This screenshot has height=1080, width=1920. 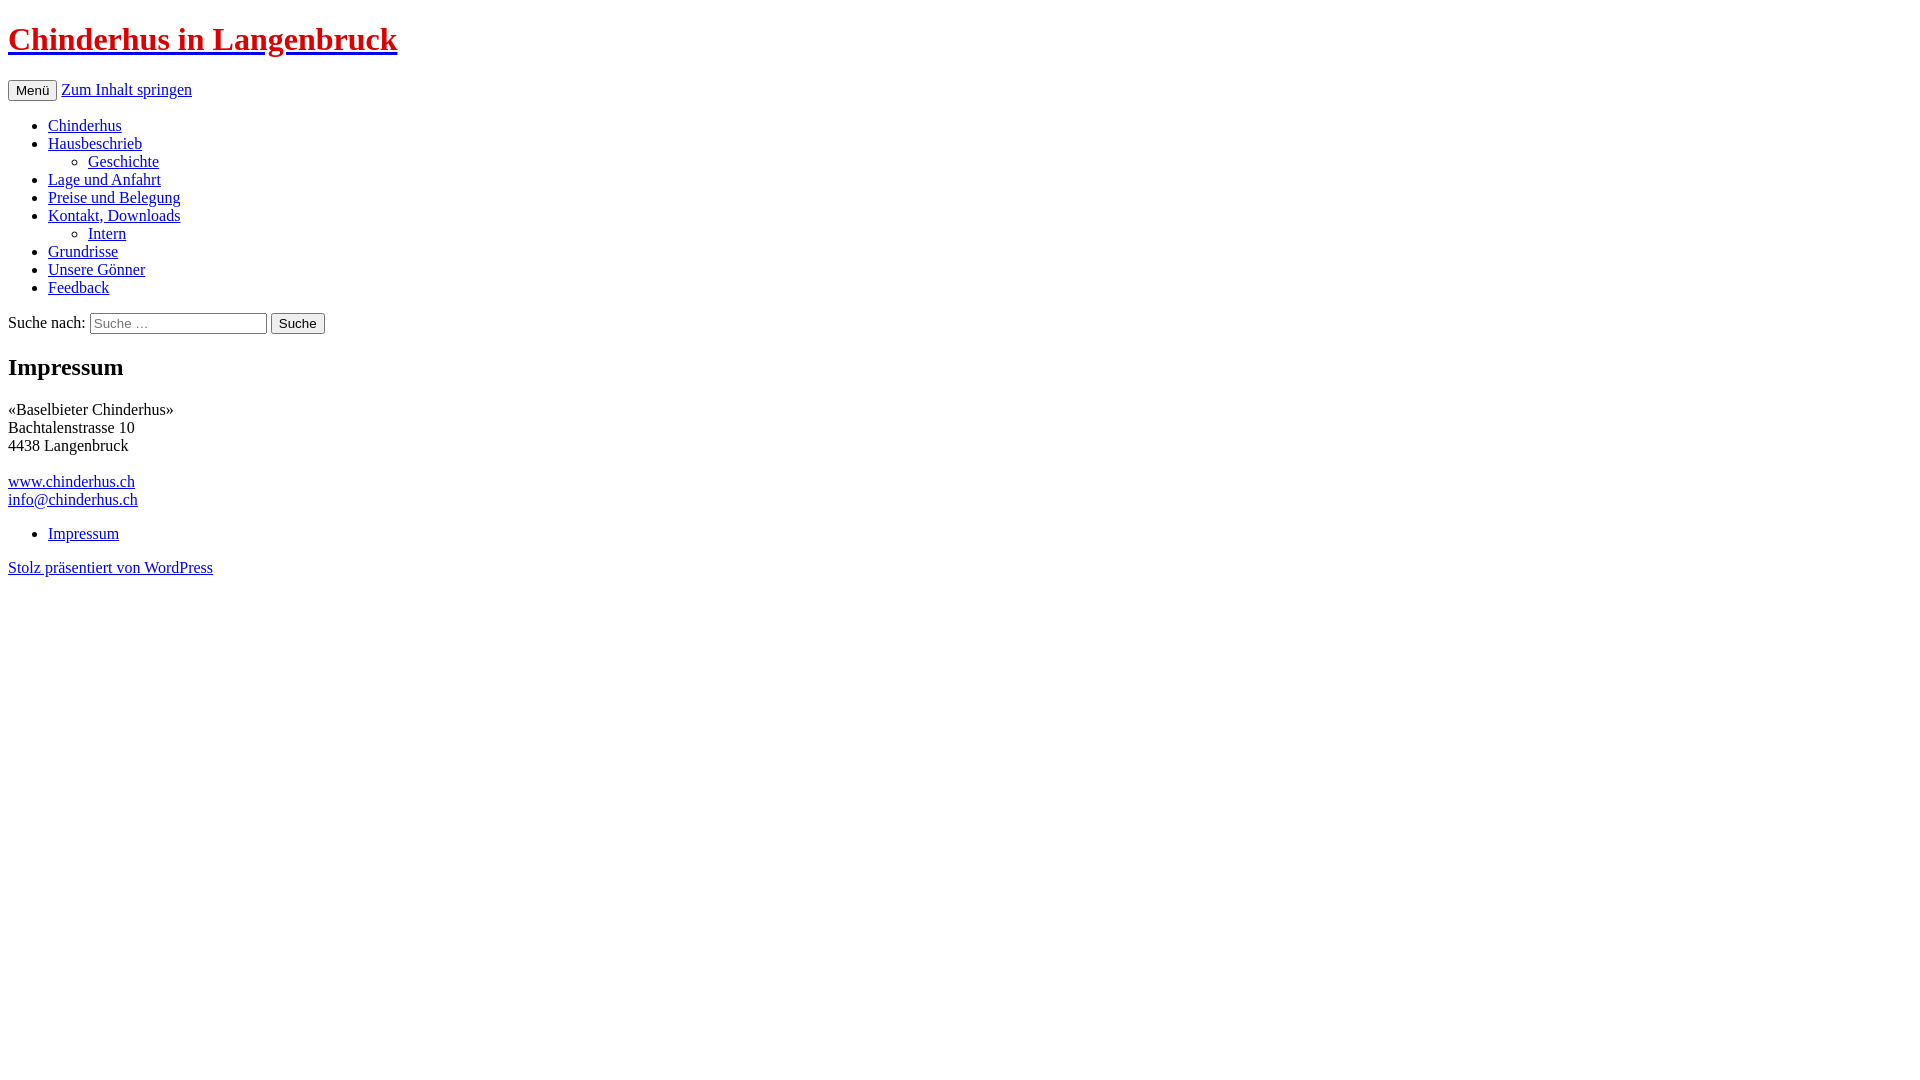 What do you see at coordinates (103, 178) in the screenshot?
I see `'Lage und Anfahrt'` at bounding box center [103, 178].